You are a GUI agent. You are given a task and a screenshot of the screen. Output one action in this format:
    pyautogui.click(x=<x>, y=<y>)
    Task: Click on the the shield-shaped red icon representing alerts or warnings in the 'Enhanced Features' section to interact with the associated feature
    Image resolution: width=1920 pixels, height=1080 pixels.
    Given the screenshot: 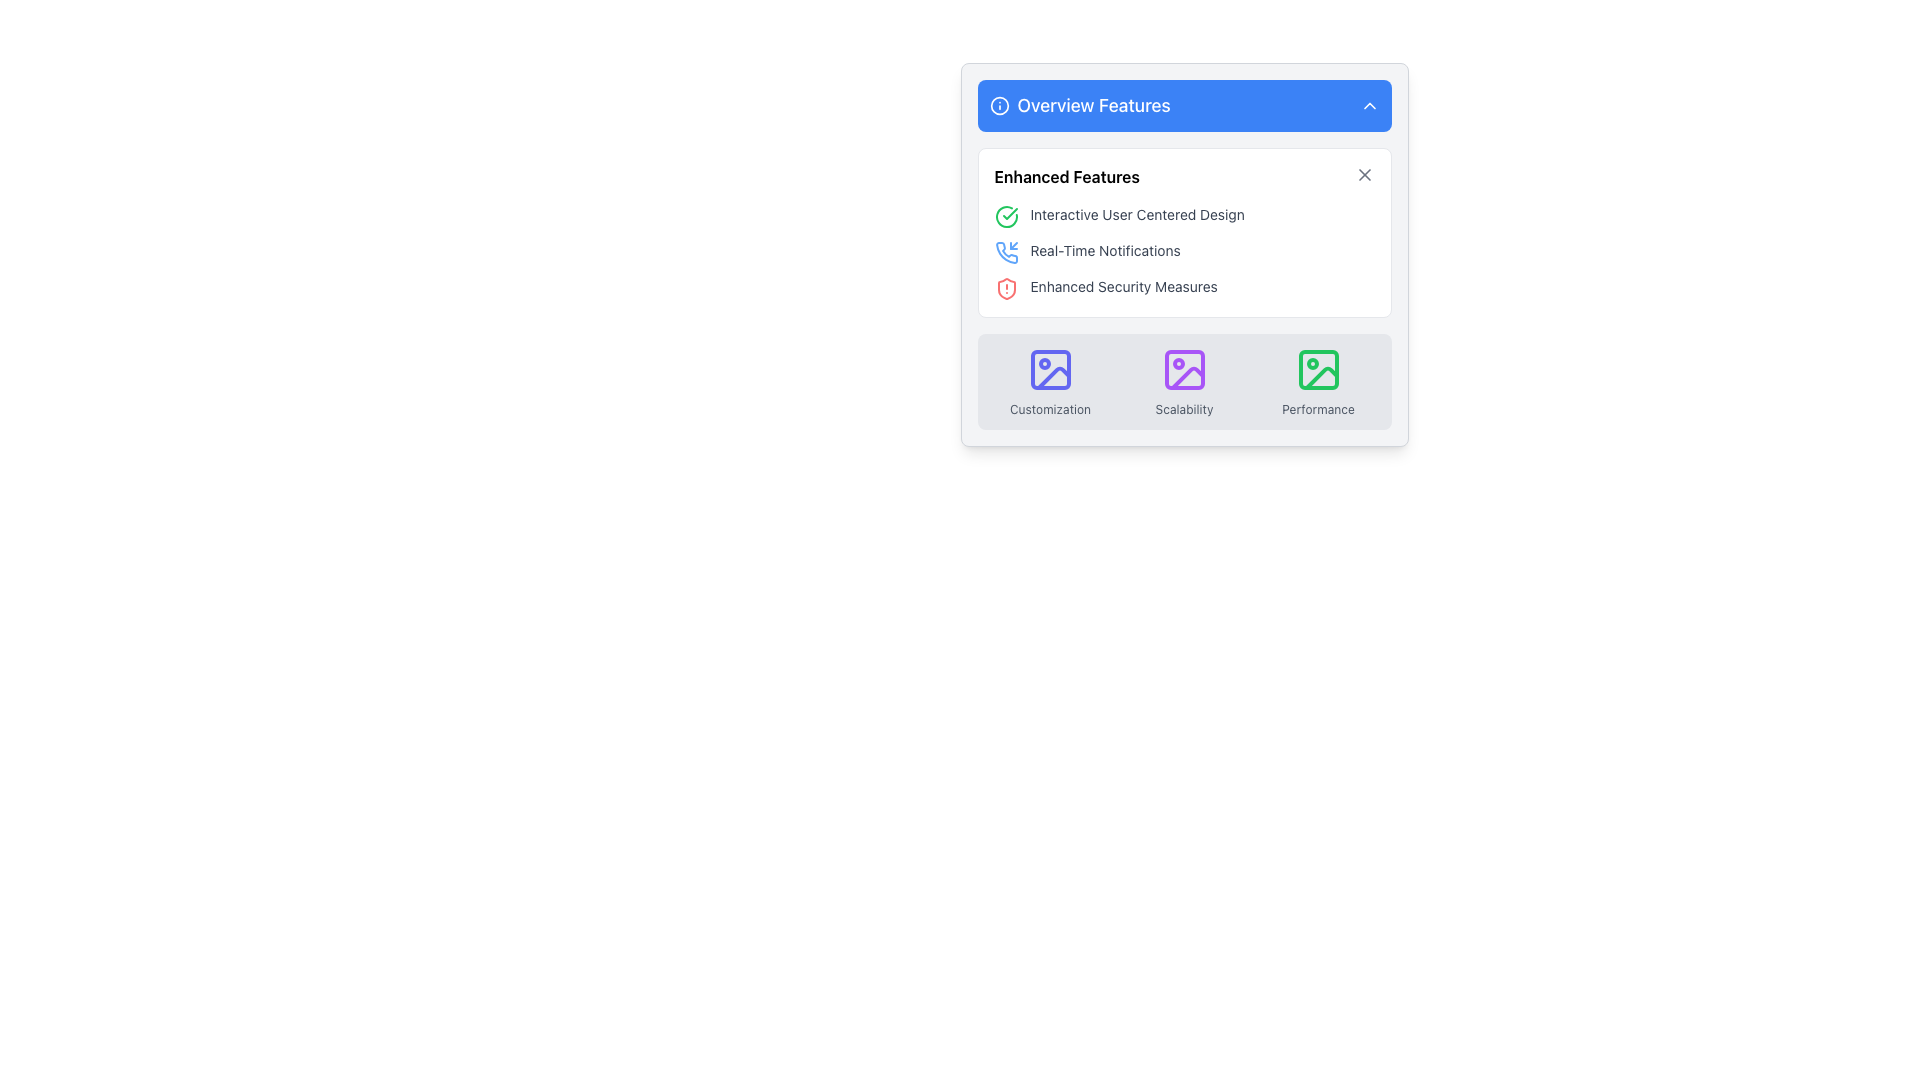 What is the action you would take?
    pyautogui.click(x=1006, y=289)
    